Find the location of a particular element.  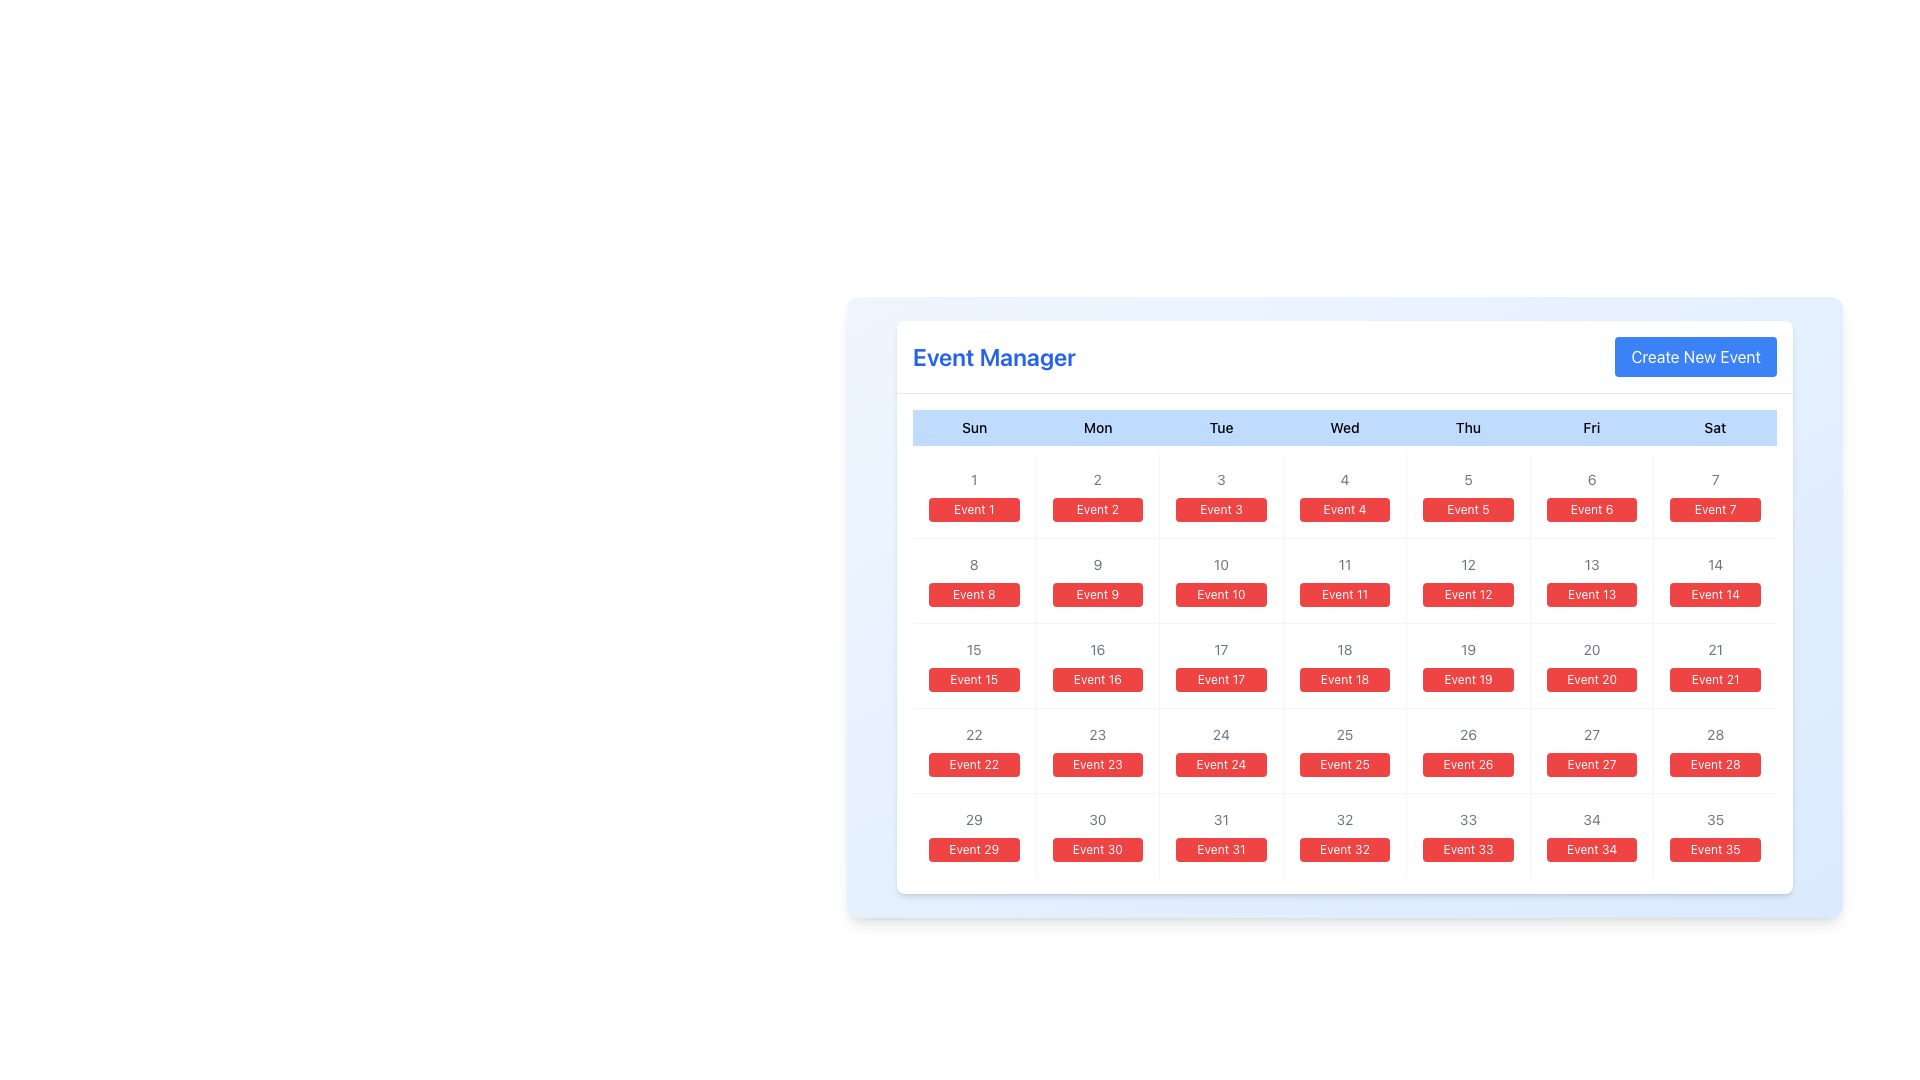

the numeric text label '23' which is styled with a grayish font color and positioned above the red button labeled 'Event 23' within the calendar interface is located at coordinates (1096, 735).